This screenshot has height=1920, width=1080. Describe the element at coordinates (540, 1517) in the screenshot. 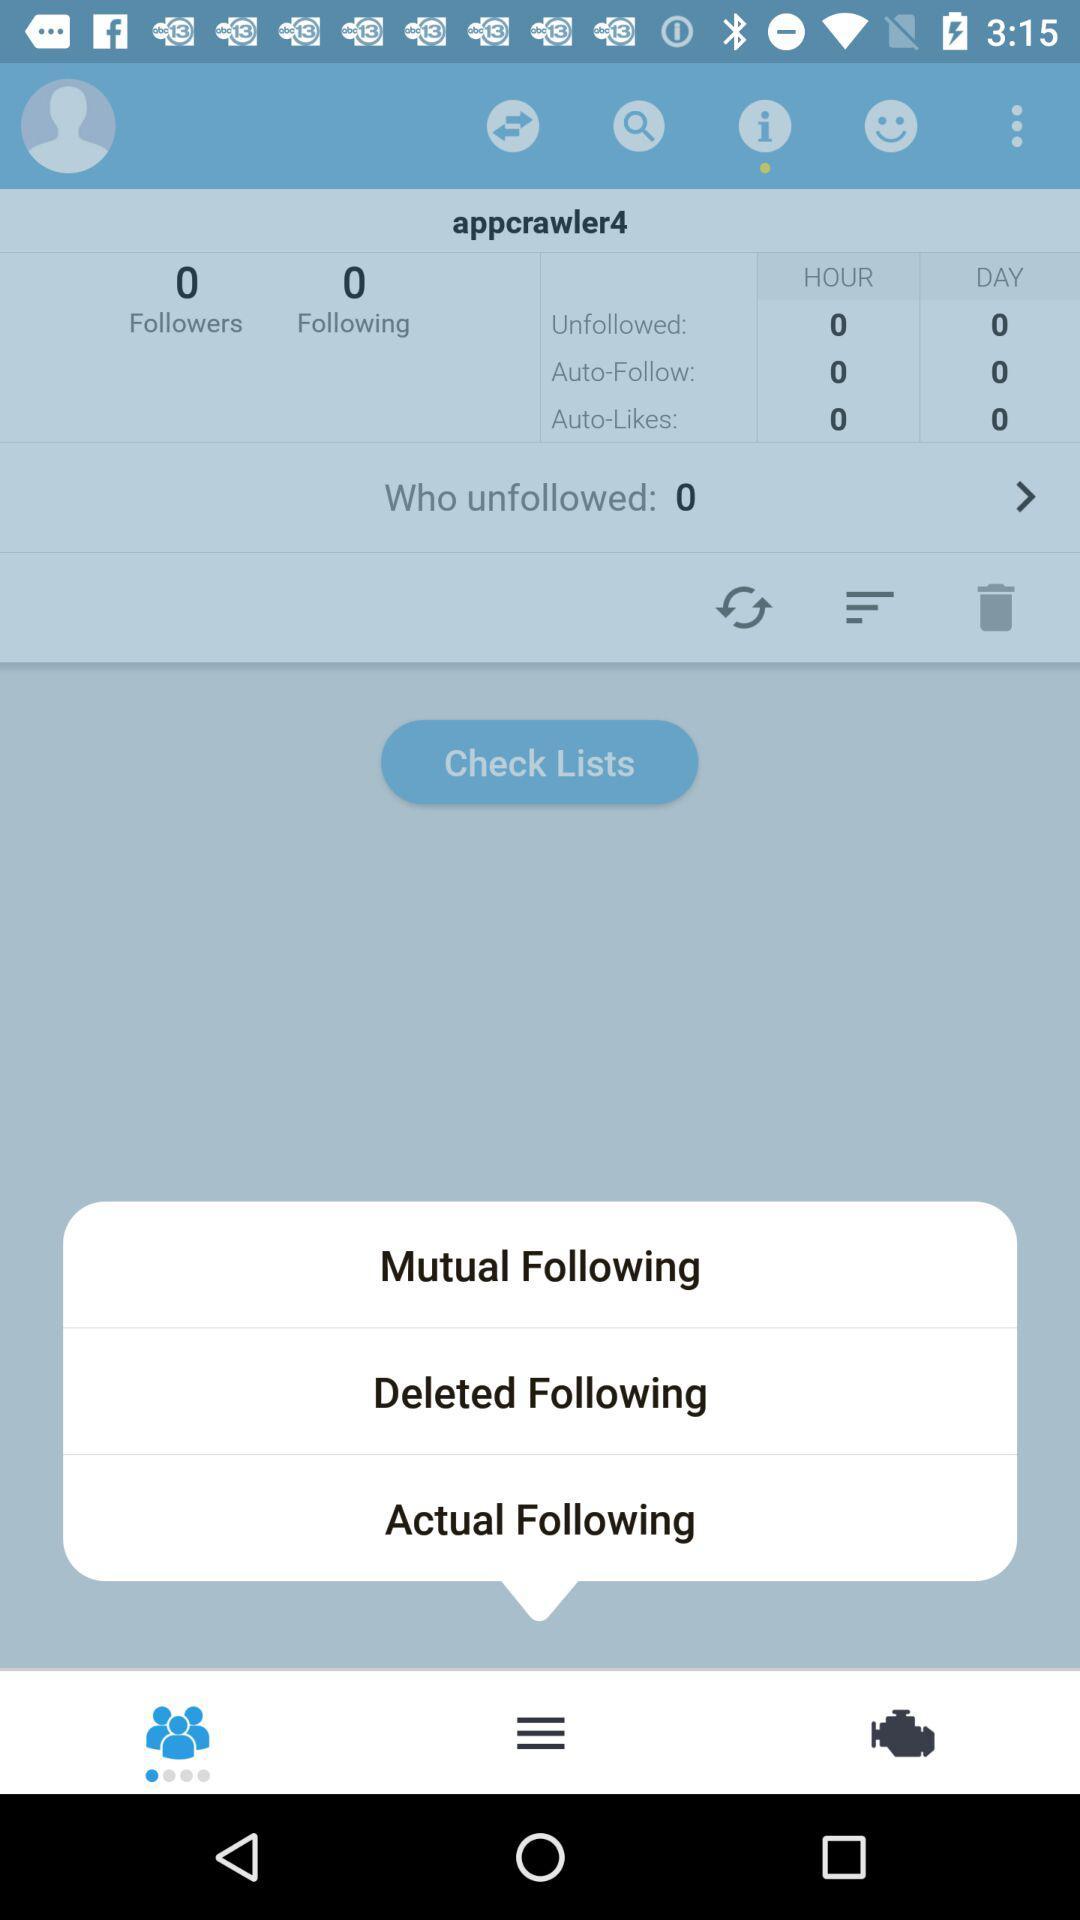

I see `icon below the deleted following` at that location.